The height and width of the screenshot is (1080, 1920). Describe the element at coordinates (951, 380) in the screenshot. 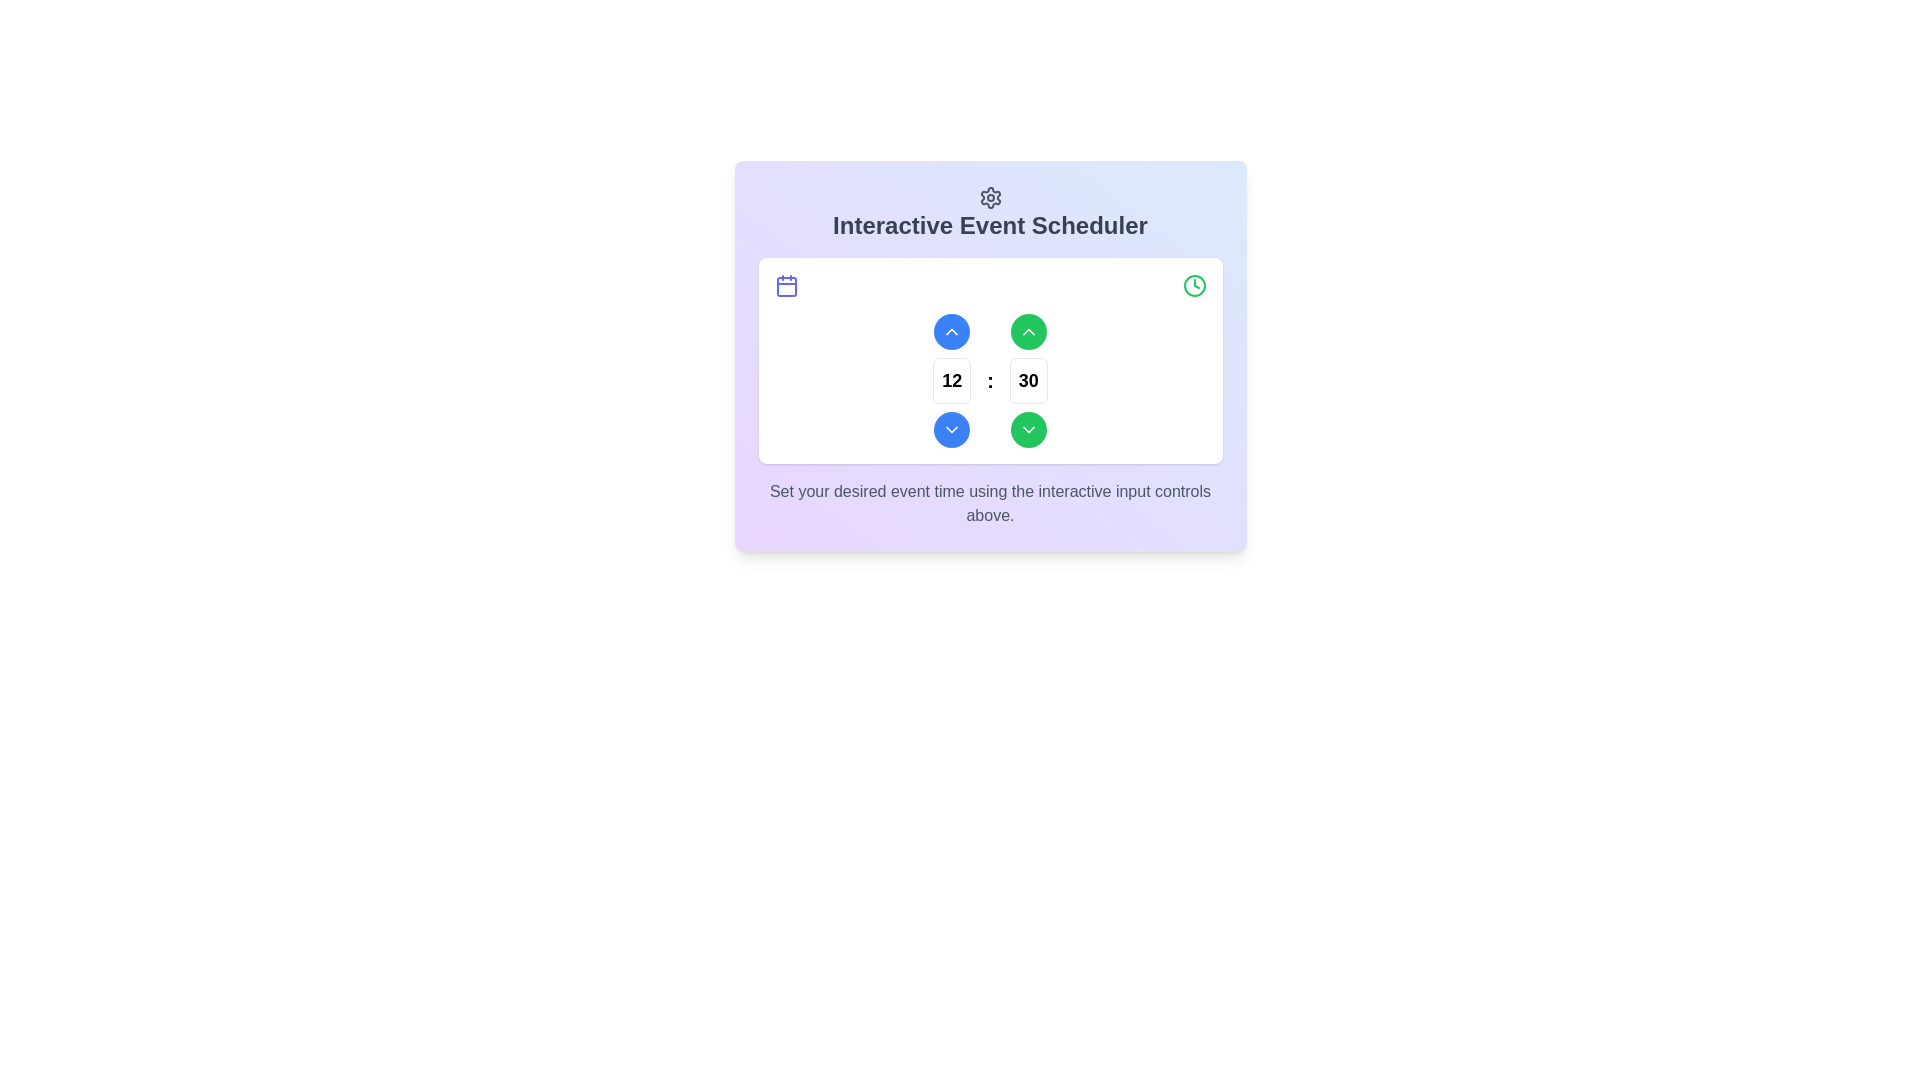

I see `the non-interactive label that displays the current hour value for time selection, located in the event time scheduler section, beneath an upward-pointing icon button and above a downward-pointing icon button` at that location.